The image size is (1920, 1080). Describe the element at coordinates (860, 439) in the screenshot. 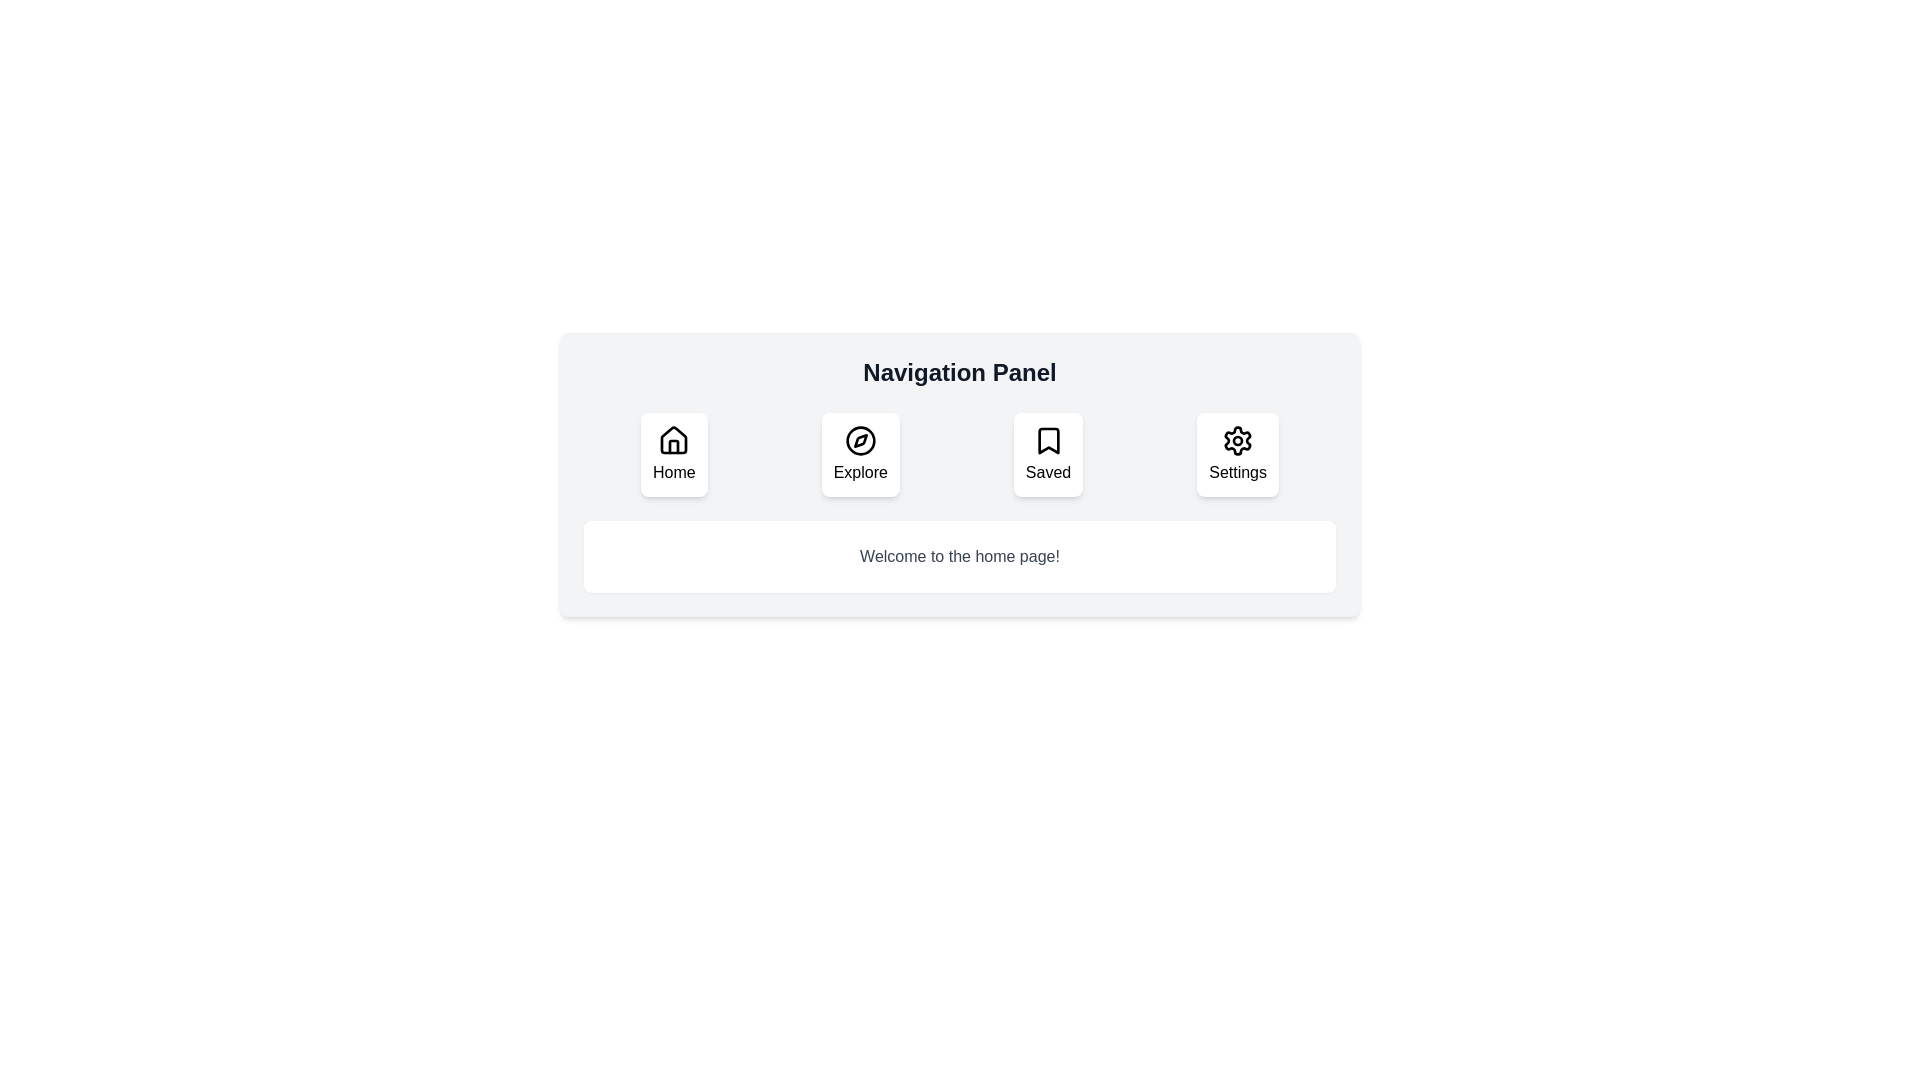

I see `the compass needle graphic element located in the center of the circular emblem inside the 'Explore' button, which is the second button in the navigation panel at the top center of the card` at that location.